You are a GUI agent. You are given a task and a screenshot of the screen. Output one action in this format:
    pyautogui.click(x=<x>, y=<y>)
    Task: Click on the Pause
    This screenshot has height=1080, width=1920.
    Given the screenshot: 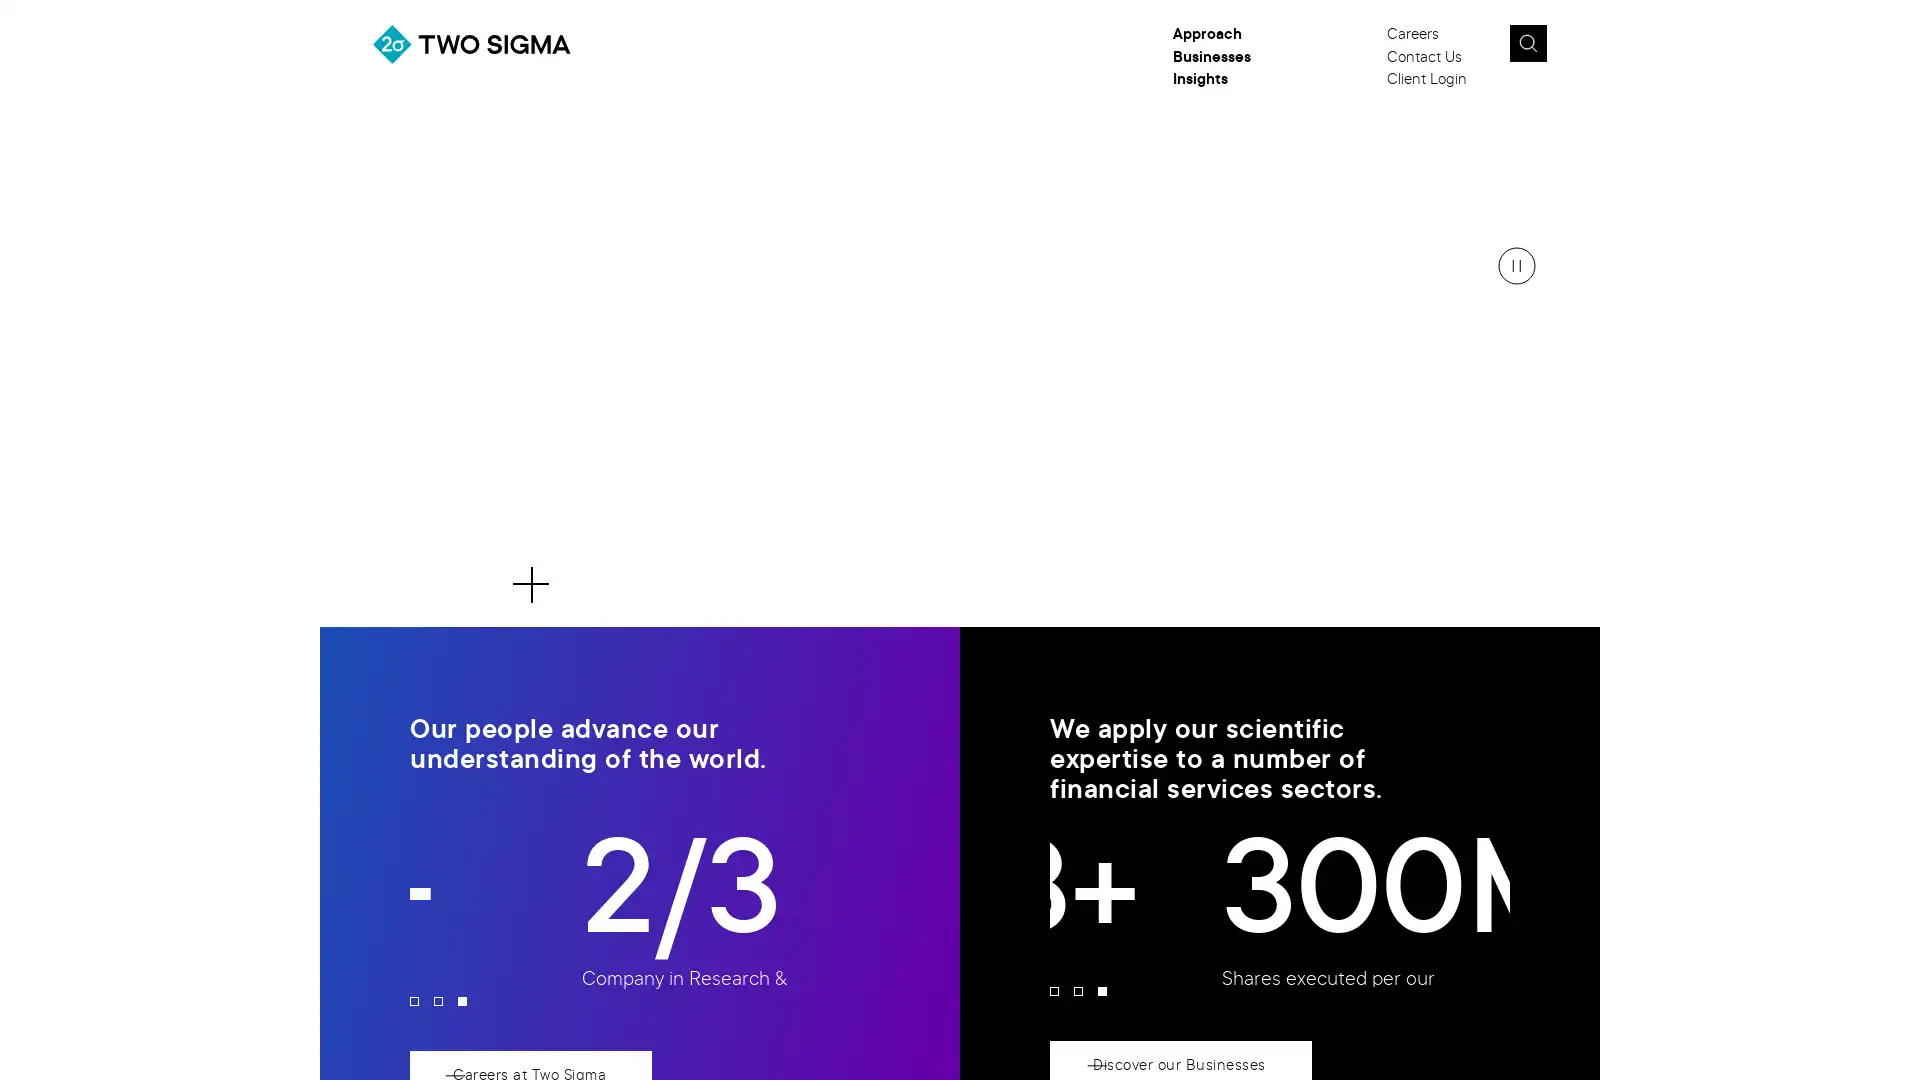 What is the action you would take?
    pyautogui.click(x=1516, y=265)
    